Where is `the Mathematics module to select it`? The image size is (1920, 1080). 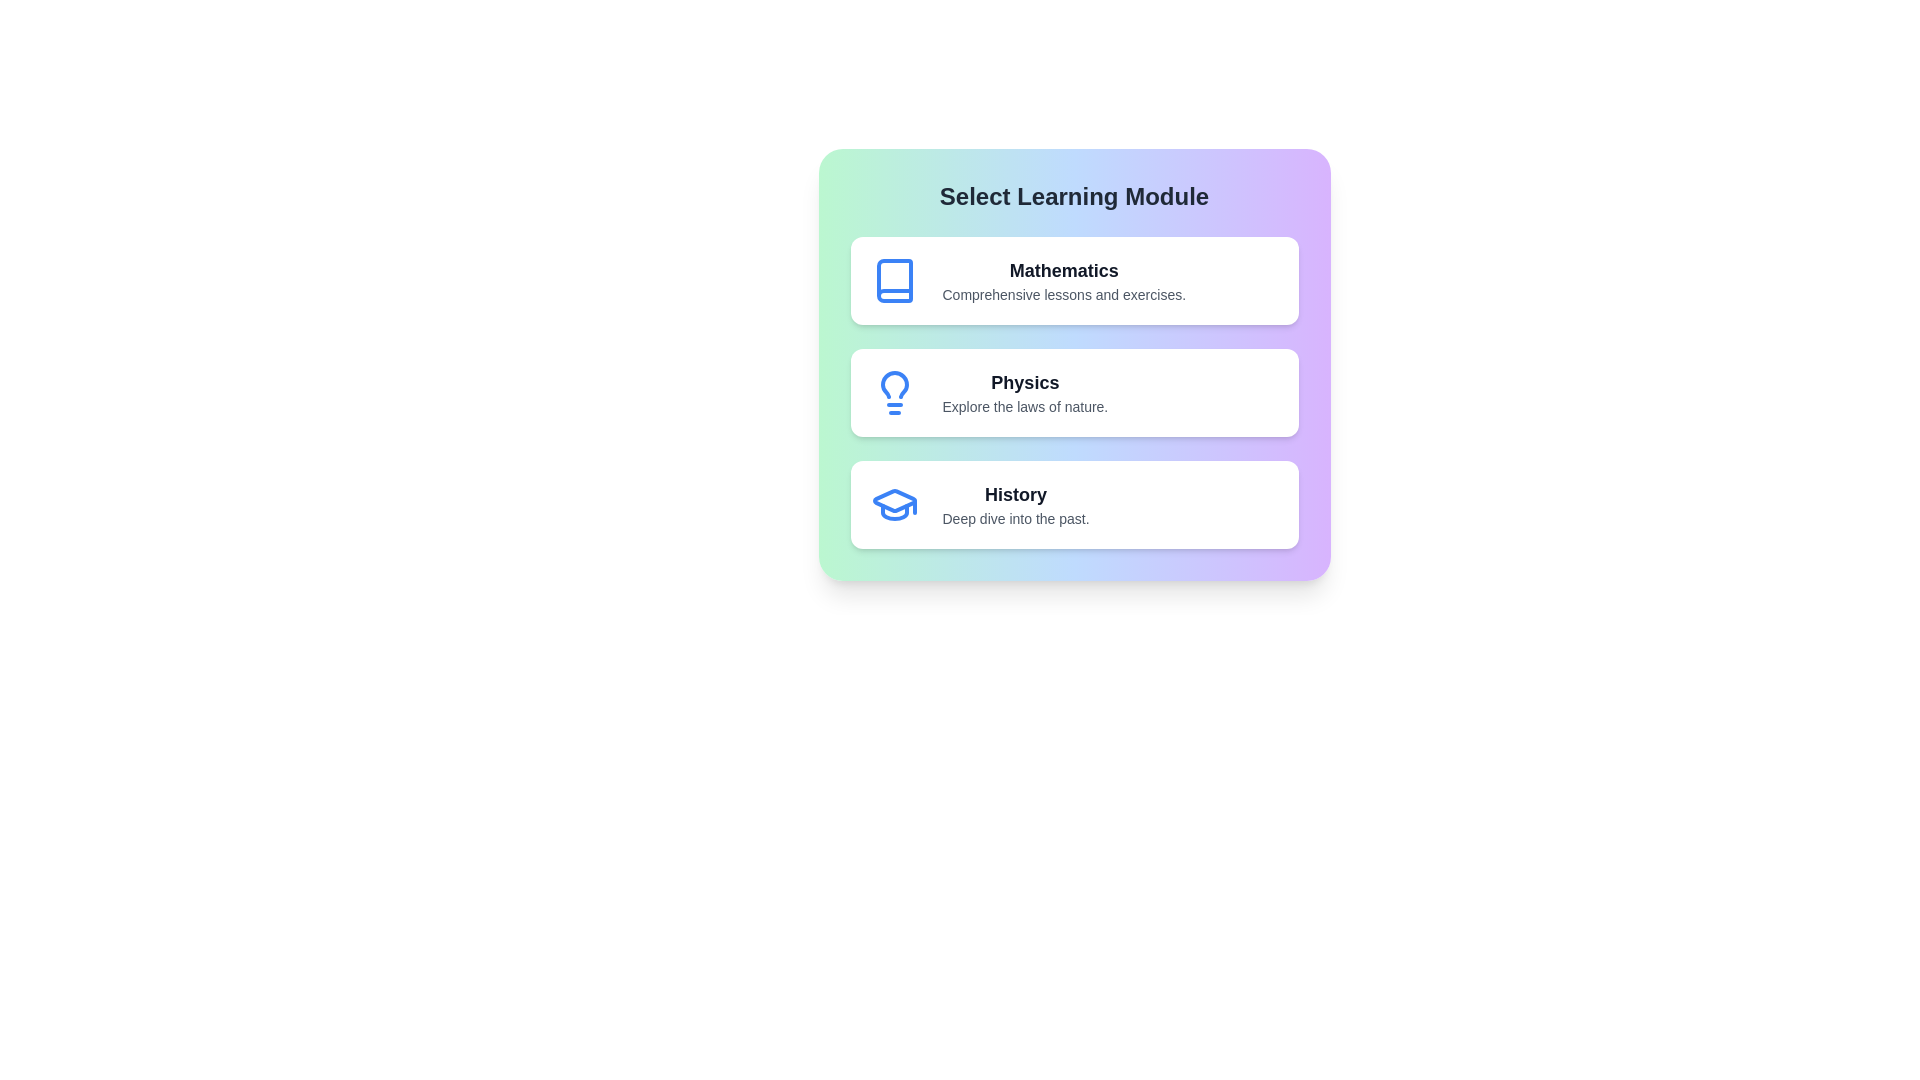 the Mathematics module to select it is located at coordinates (1073, 281).